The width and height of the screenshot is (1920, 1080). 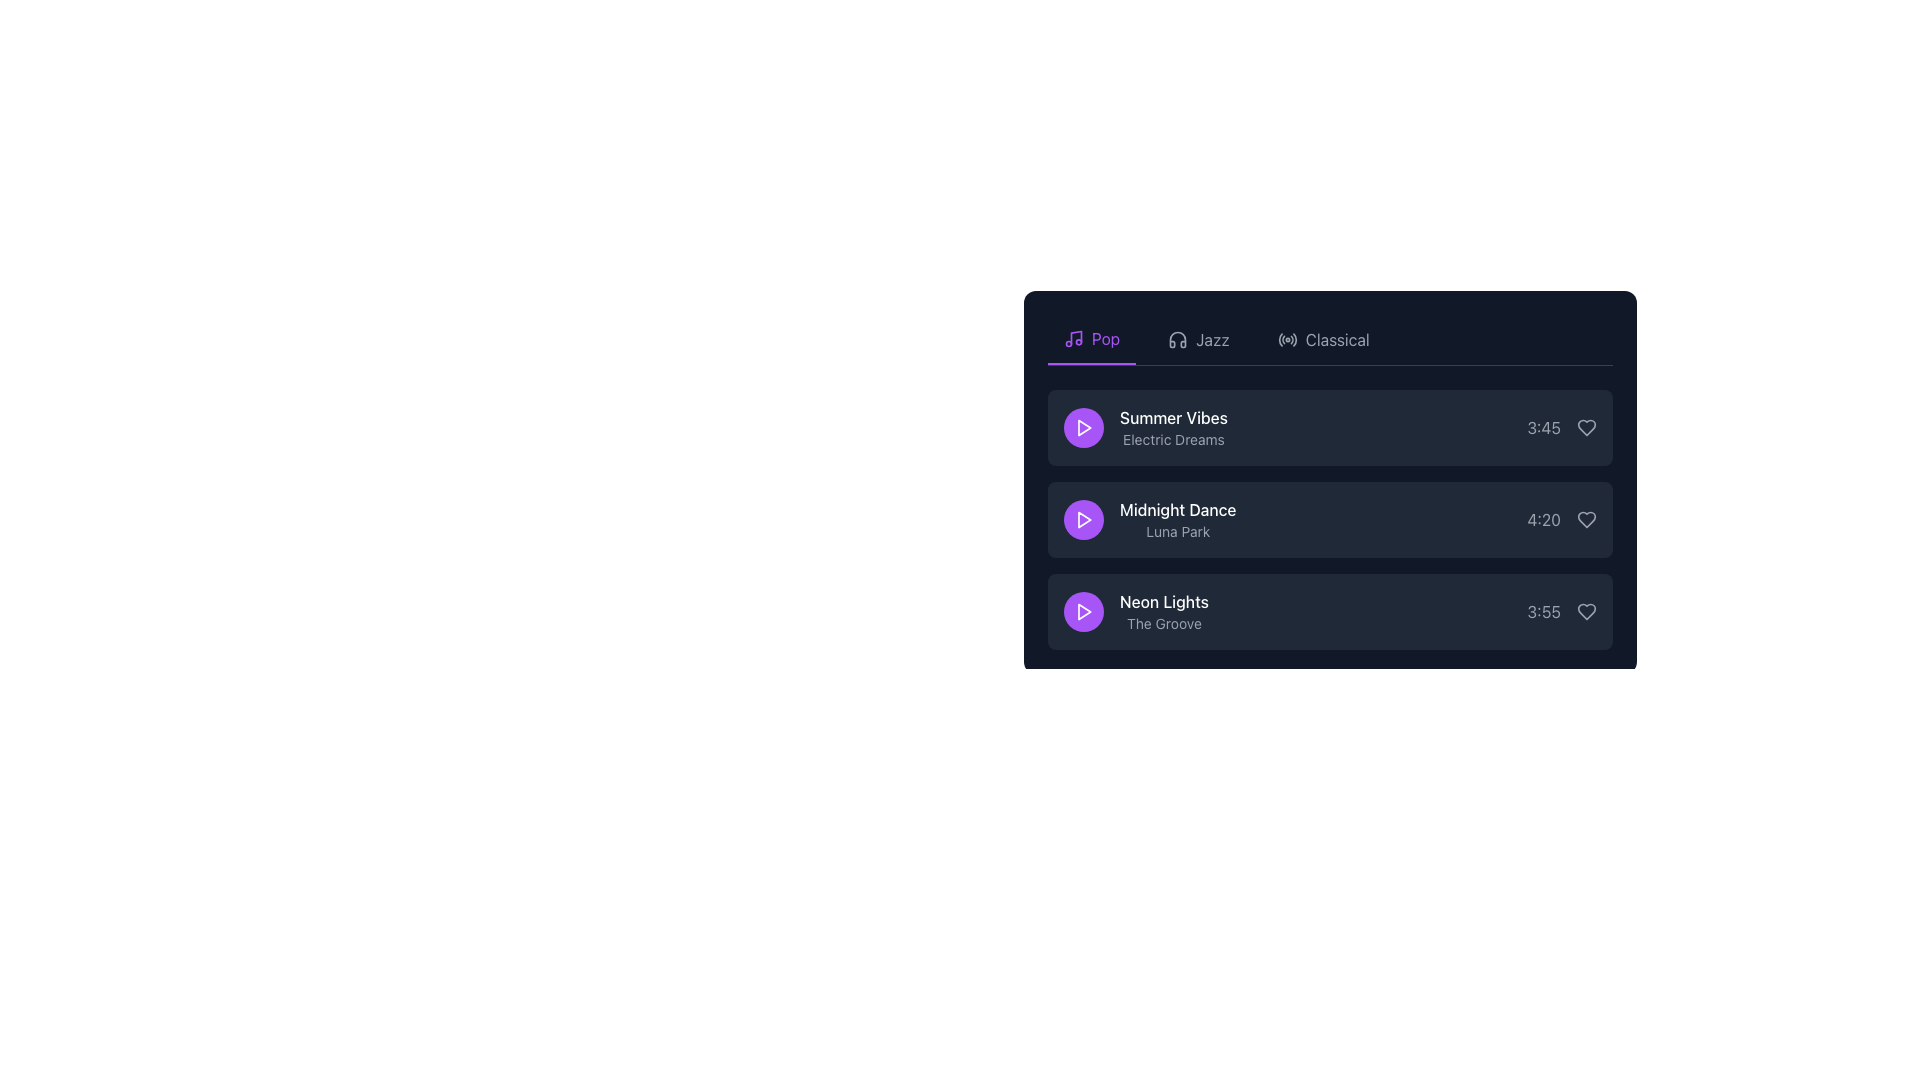 I want to click on the 'Classical' label located in the horizontal navigation bar, which is the last item next to 'Pop' and 'Jazz', so click(x=1337, y=338).